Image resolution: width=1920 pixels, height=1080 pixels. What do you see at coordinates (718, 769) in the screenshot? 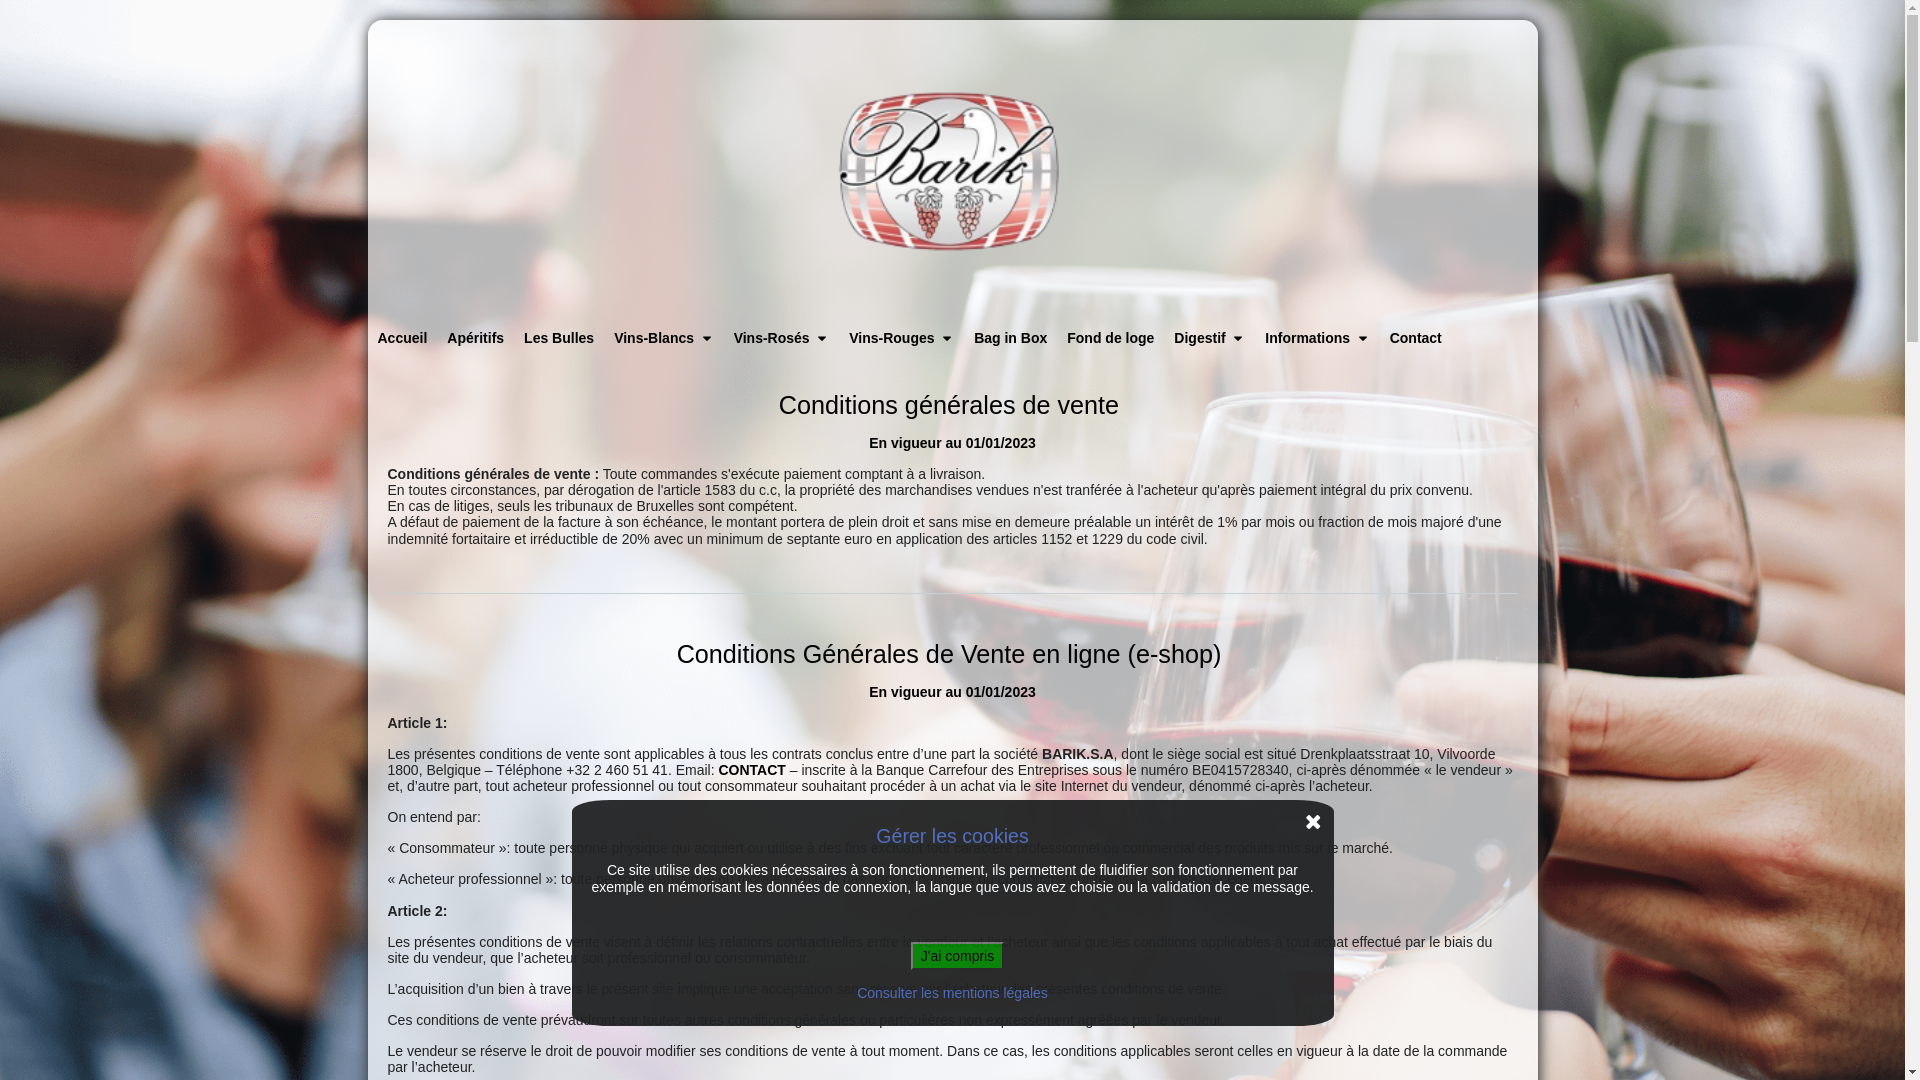
I see `'CONTACT'` at bounding box center [718, 769].